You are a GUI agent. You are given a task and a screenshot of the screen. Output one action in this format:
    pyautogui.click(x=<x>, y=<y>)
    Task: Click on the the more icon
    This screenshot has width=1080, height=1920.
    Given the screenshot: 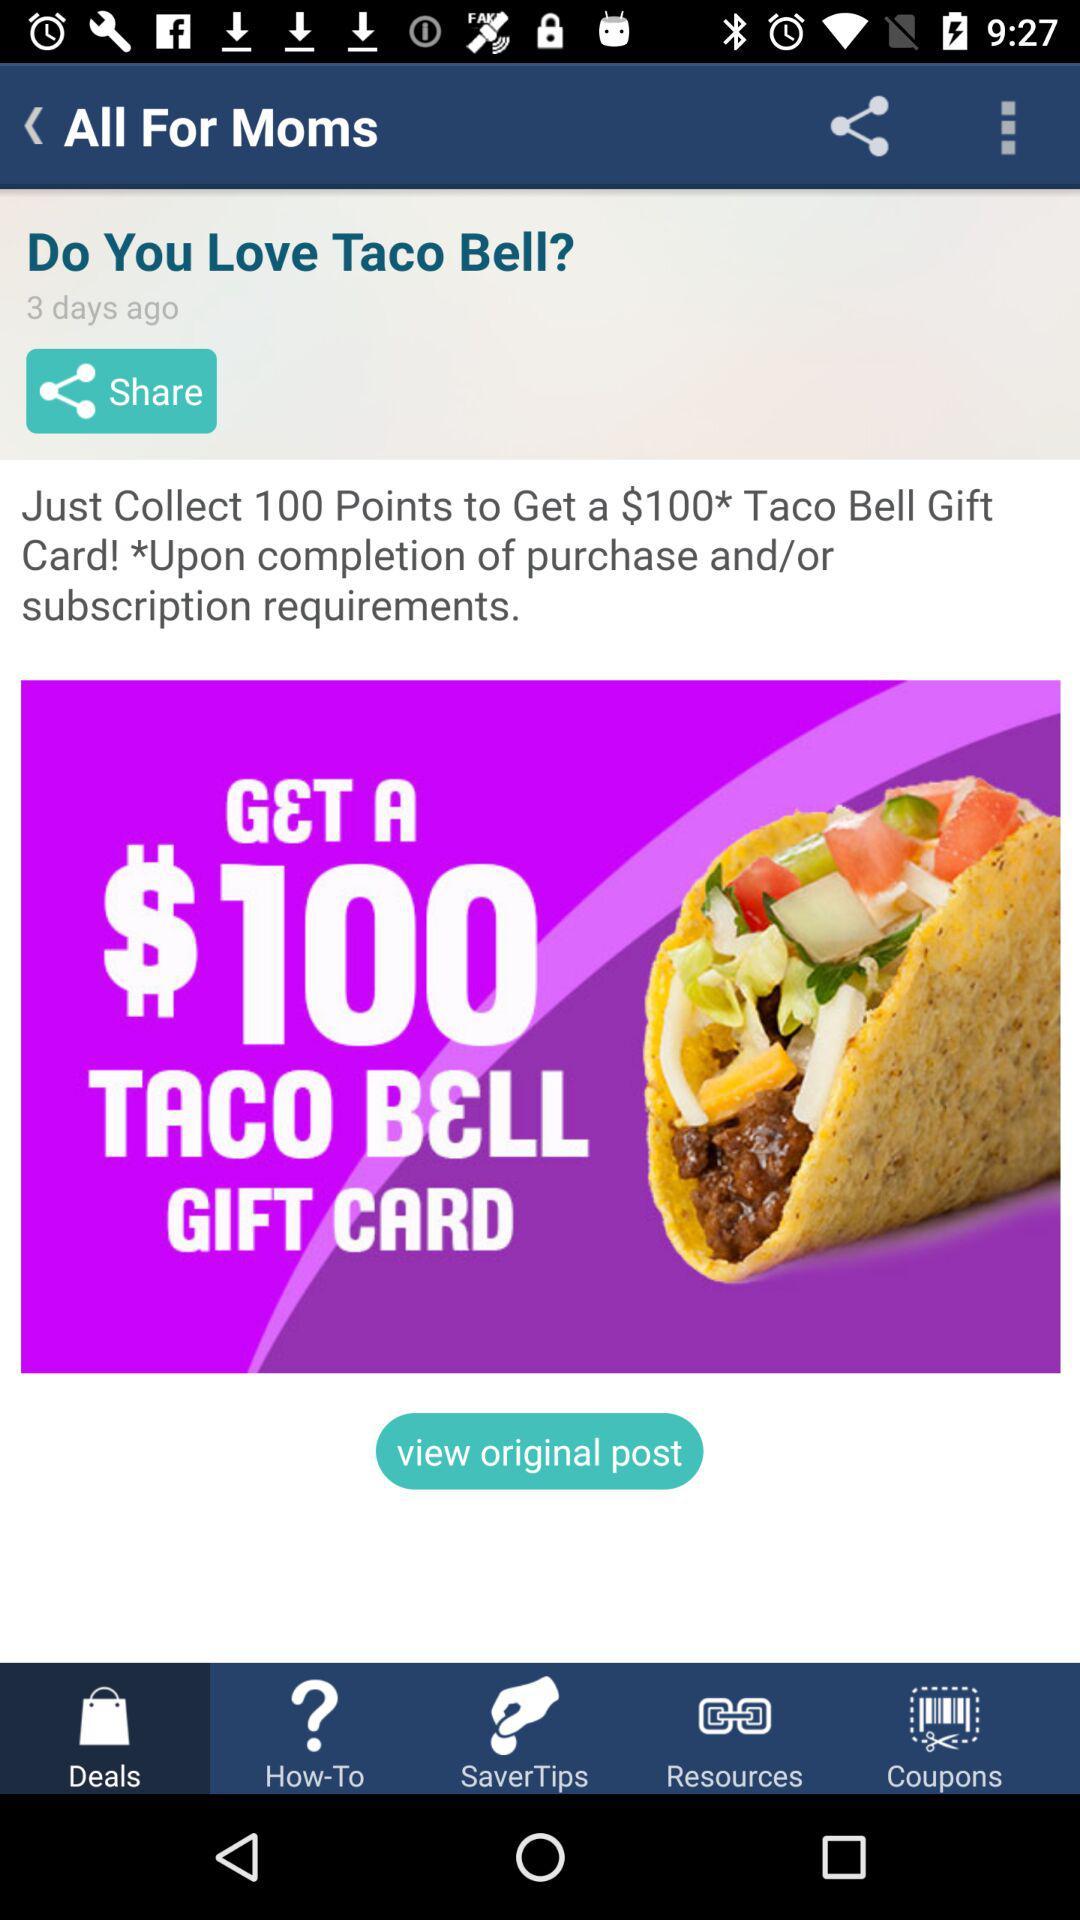 What is the action you would take?
    pyautogui.click(x=1006, y=124)
    